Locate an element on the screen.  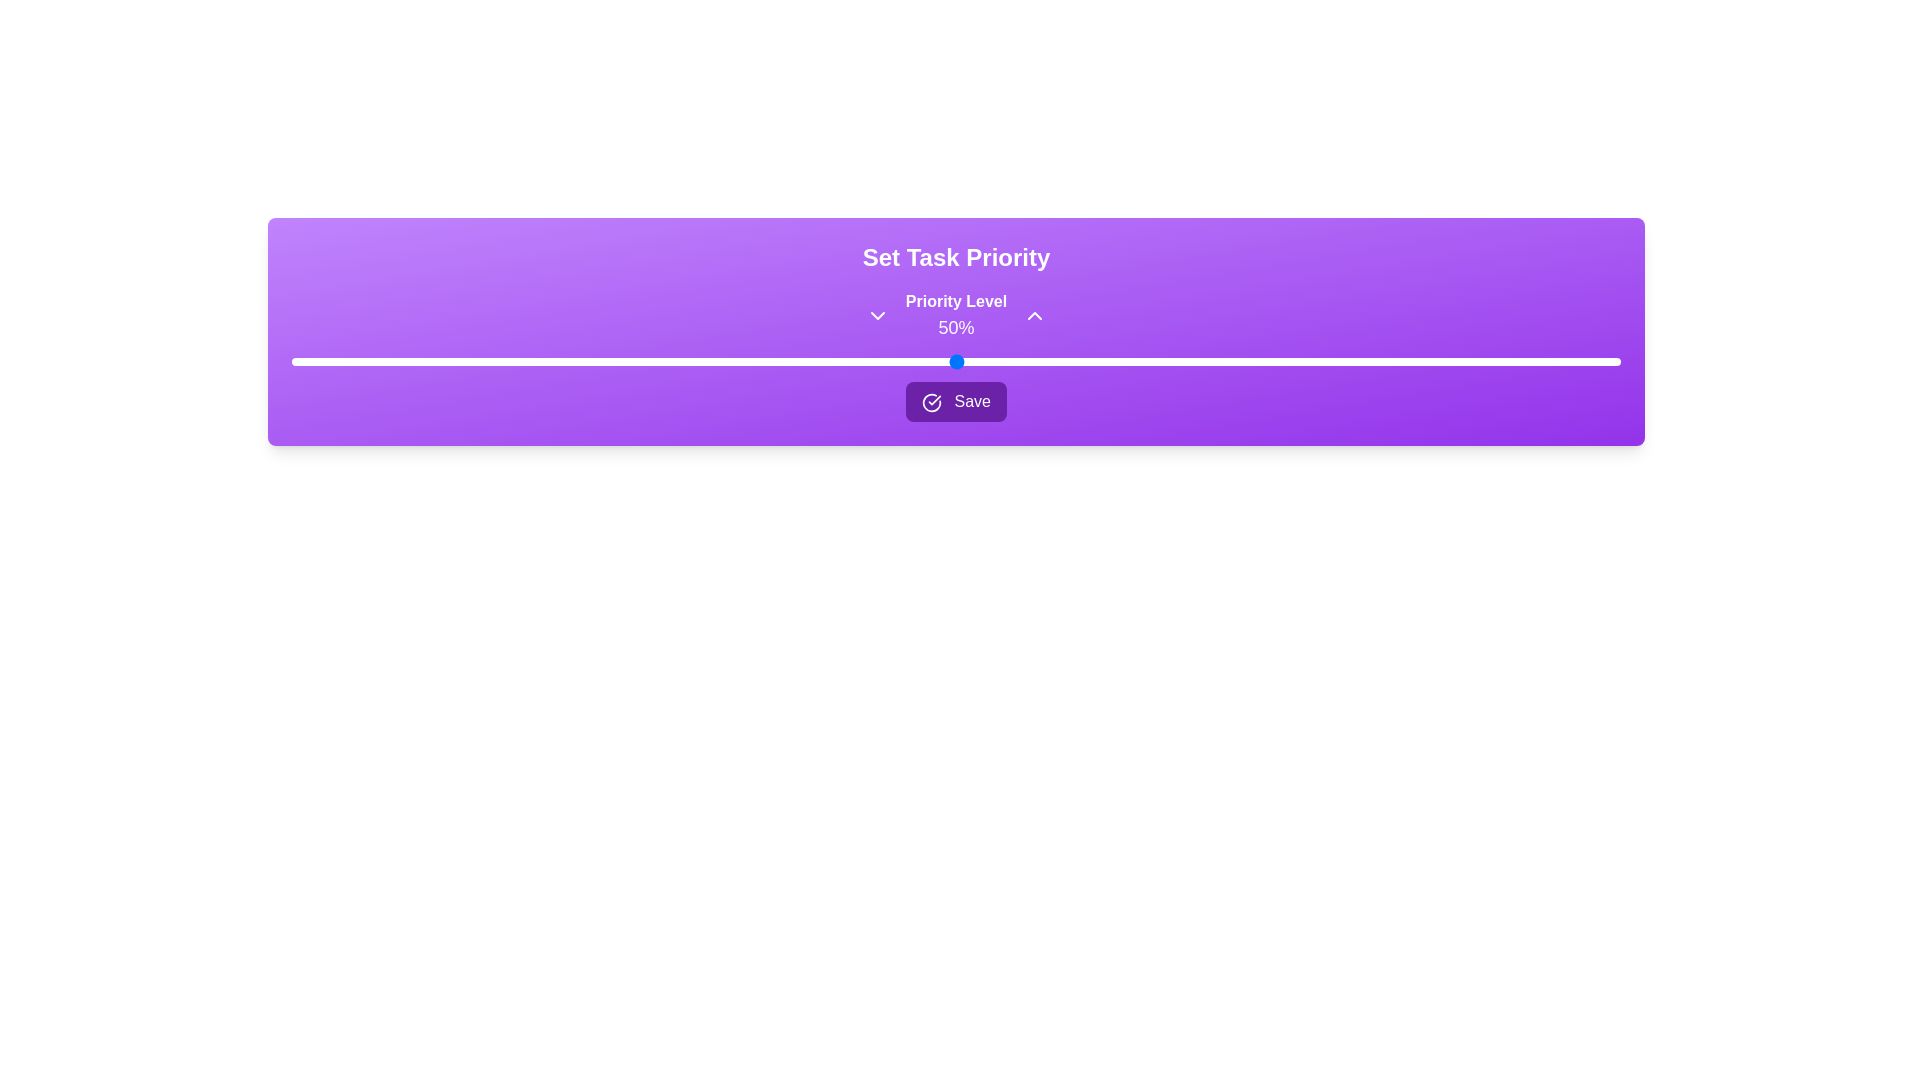
the priority level is located at coordinates (756, 362).